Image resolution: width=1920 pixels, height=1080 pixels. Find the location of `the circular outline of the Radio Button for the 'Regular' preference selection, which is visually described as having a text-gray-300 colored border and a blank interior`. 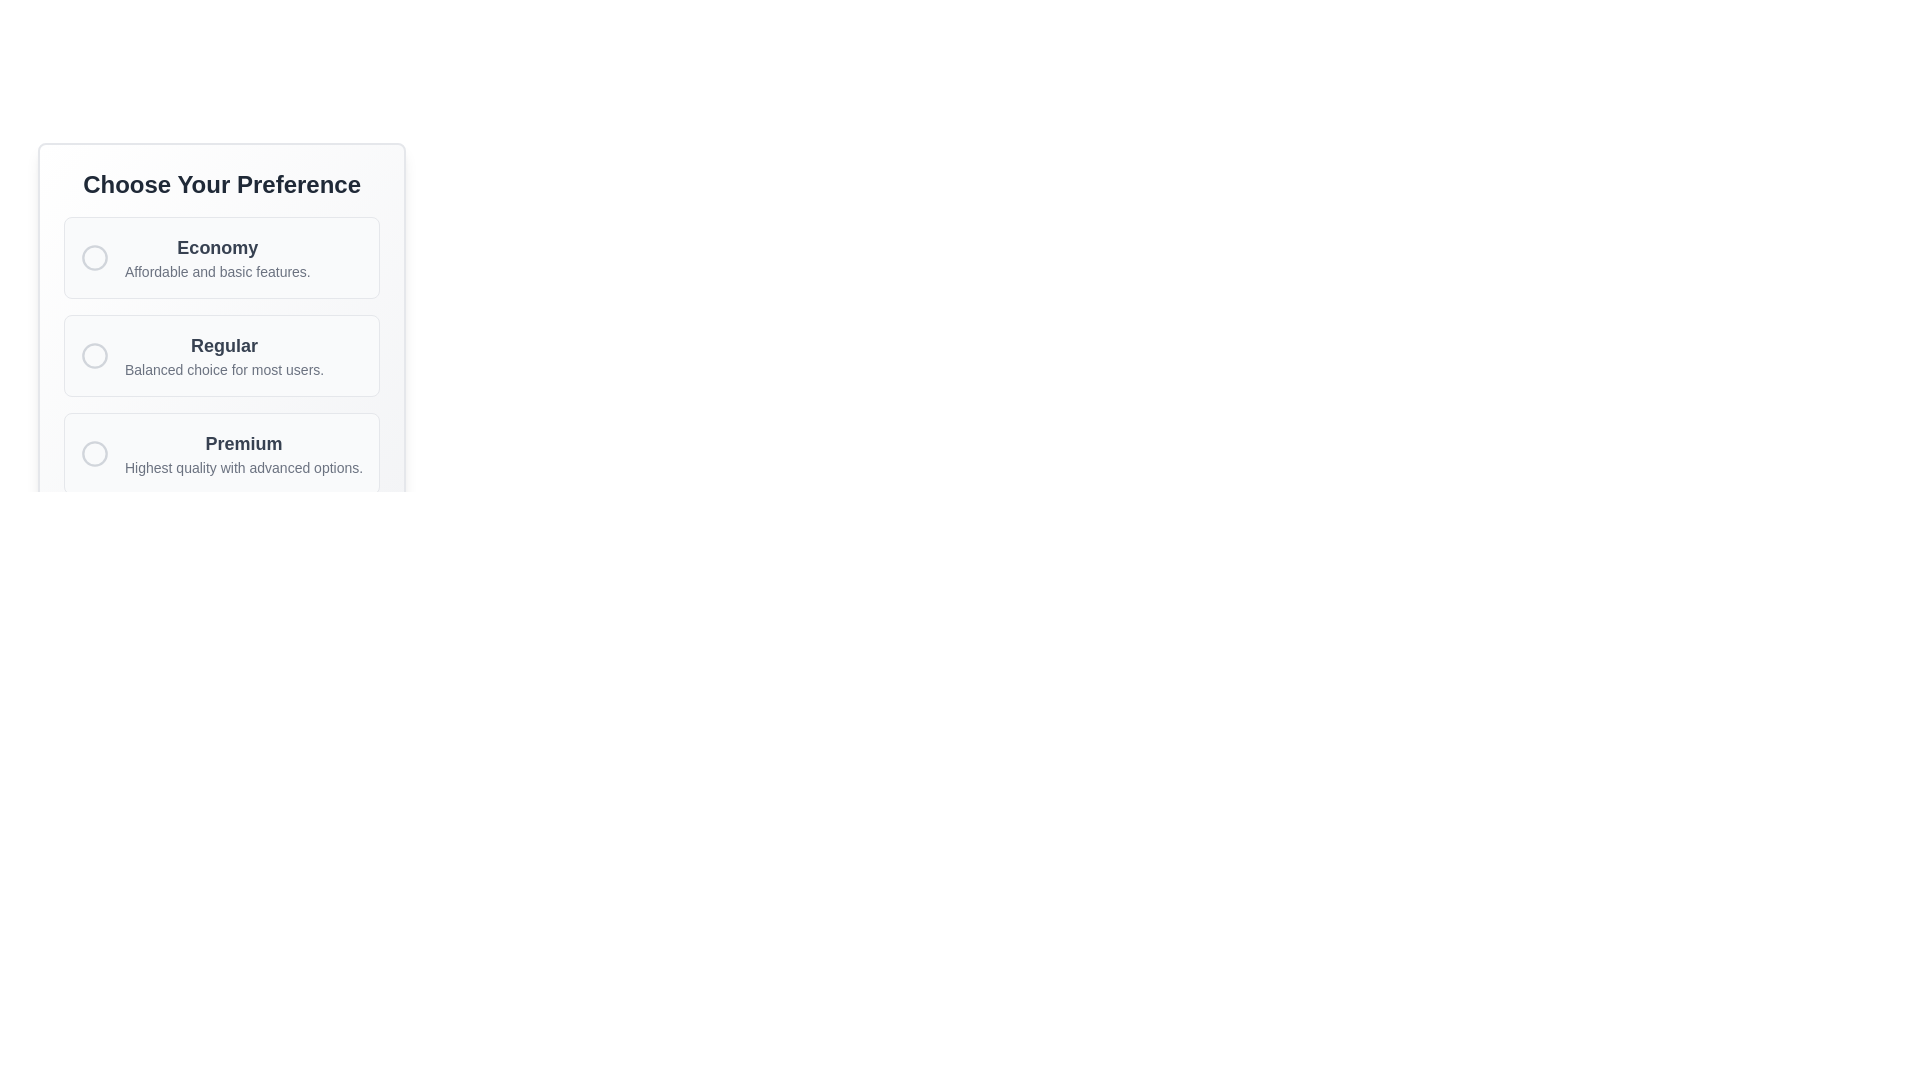

the circular outline of the Radio Button for the 'Regular' preference selection, which is visually described as having a text-gray-300 colored border and a blank interior is located at coordinates (94, 354).